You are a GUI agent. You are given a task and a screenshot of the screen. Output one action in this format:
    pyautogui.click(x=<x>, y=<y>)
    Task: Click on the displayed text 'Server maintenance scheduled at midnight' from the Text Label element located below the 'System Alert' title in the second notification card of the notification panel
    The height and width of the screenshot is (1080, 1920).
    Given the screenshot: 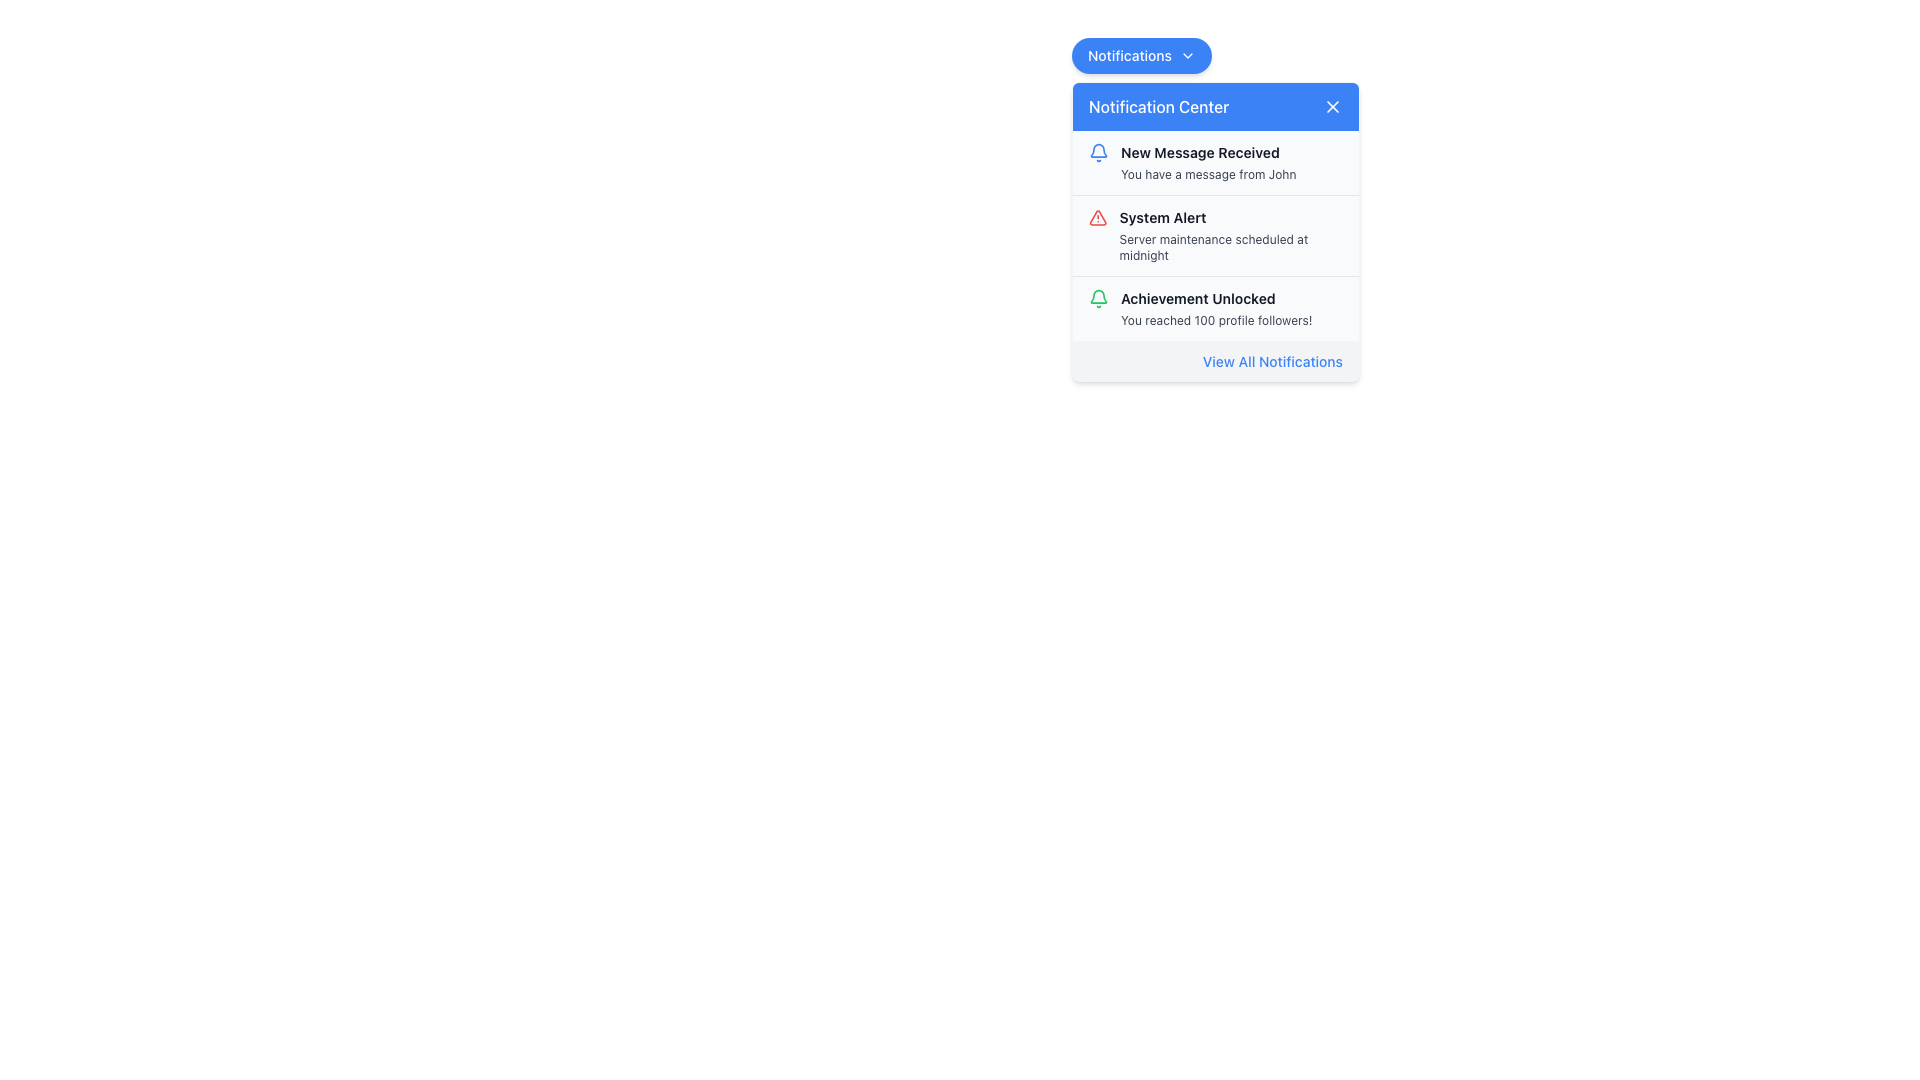 What is the action you would take?
    pyautogui.click(x=1230, y=246)
    